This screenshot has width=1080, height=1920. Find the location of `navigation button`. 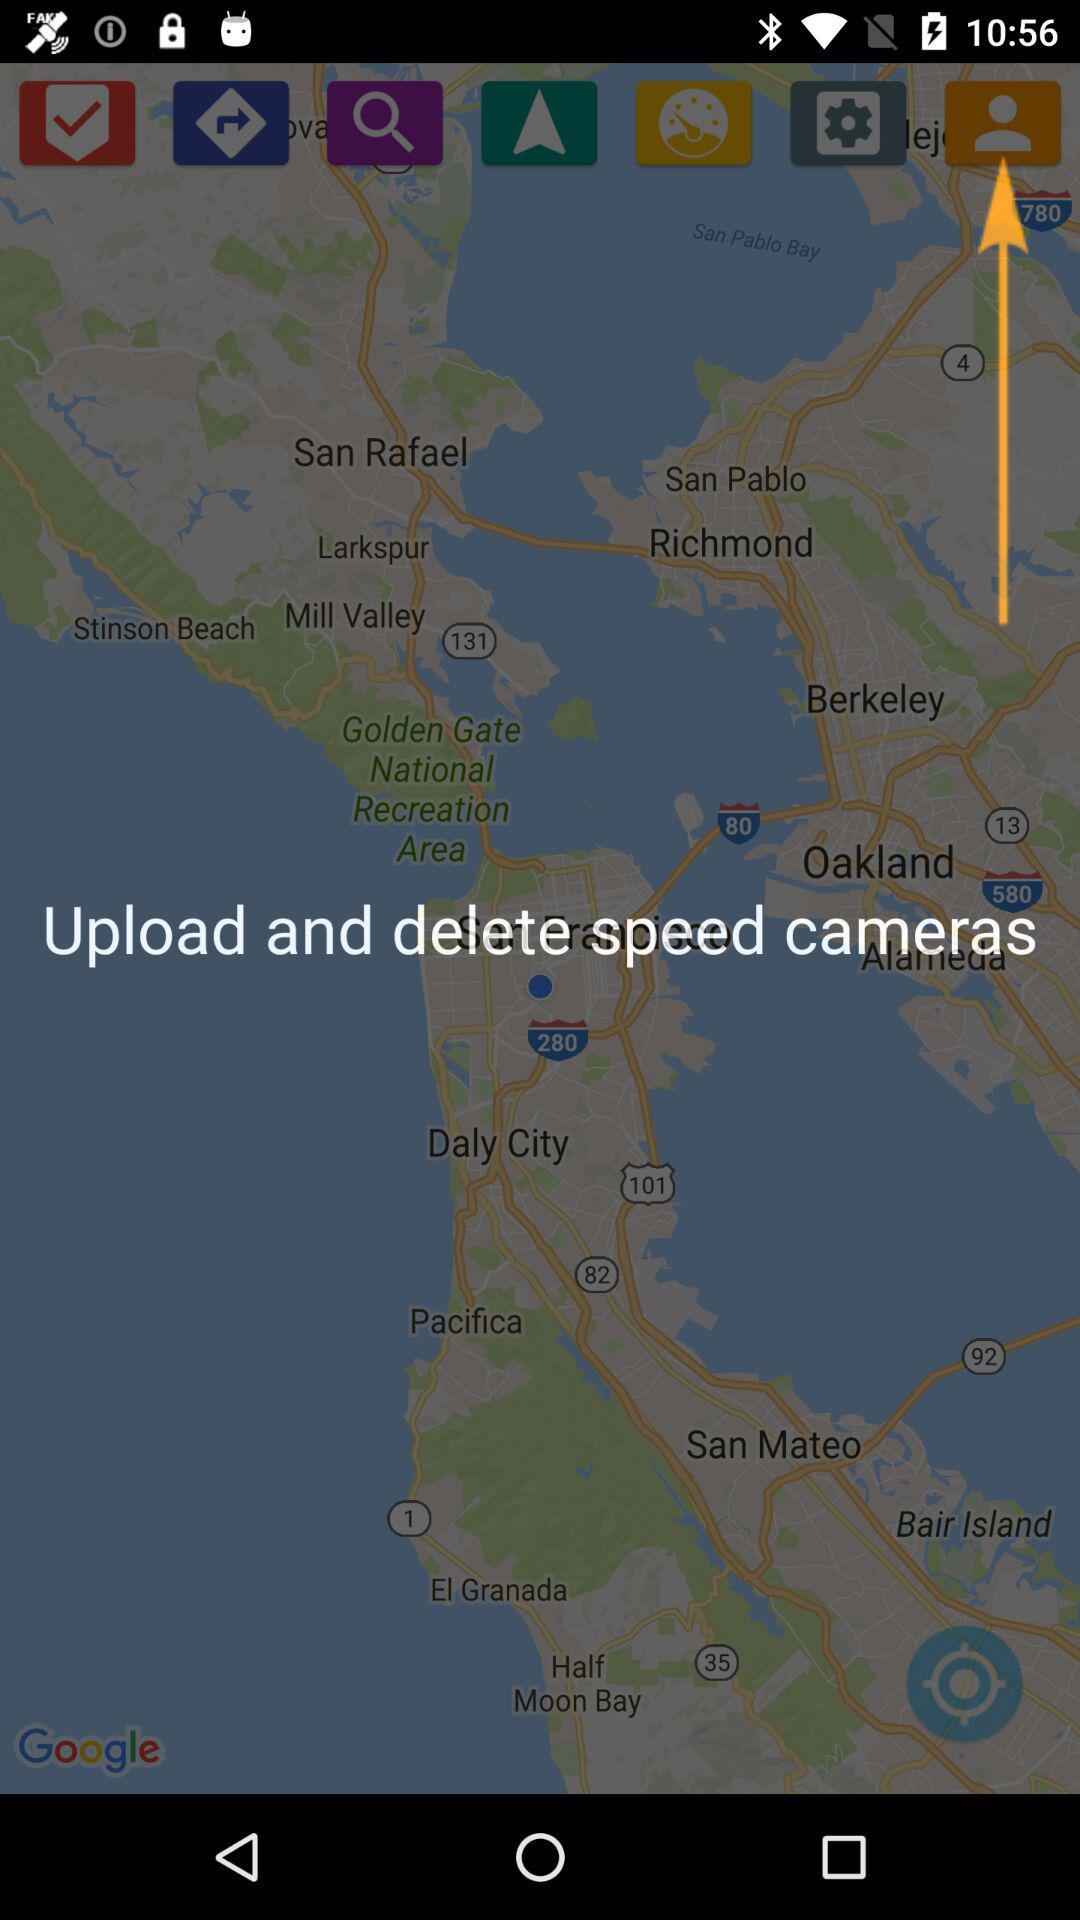

navigation button is located at coordinates (538, 121).